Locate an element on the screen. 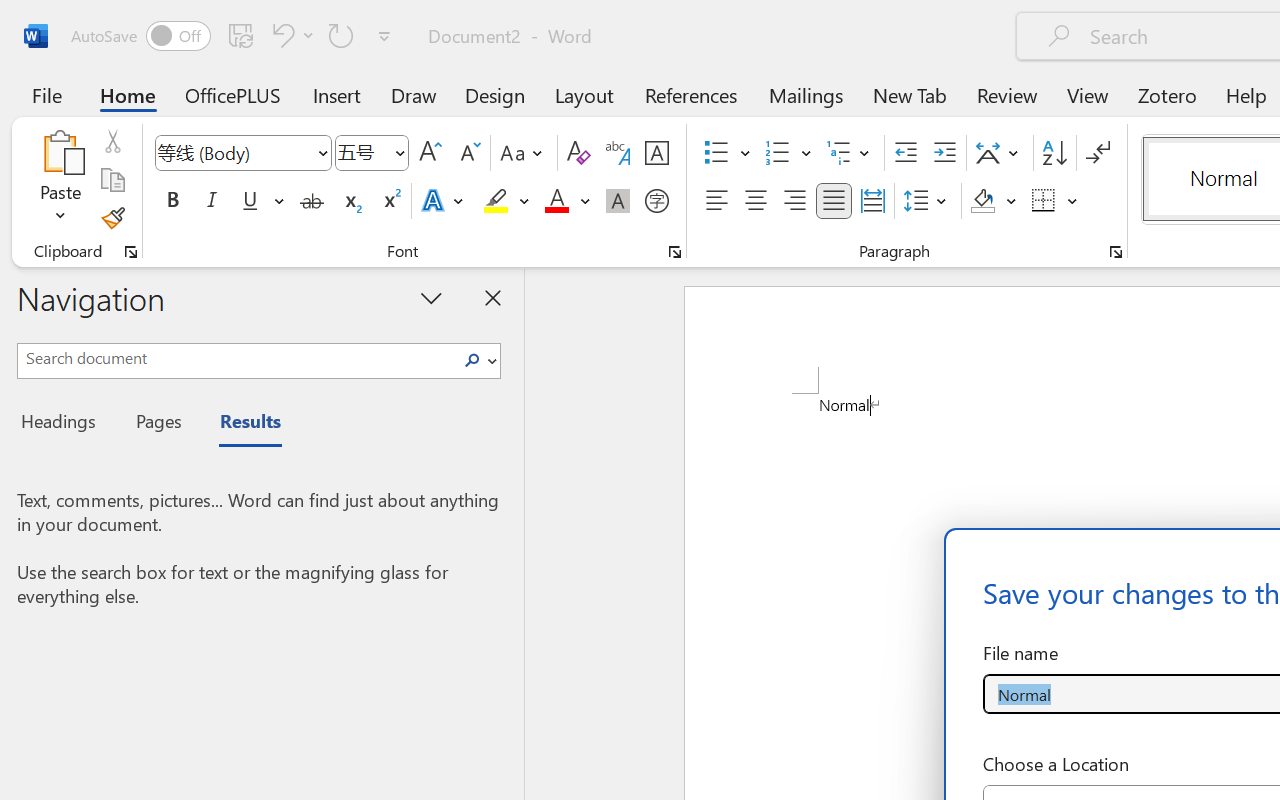 The height and width of the screenshot is (800, 1280). 'Show/Hide Editing Marks' is located at coordinates (1097, 153).